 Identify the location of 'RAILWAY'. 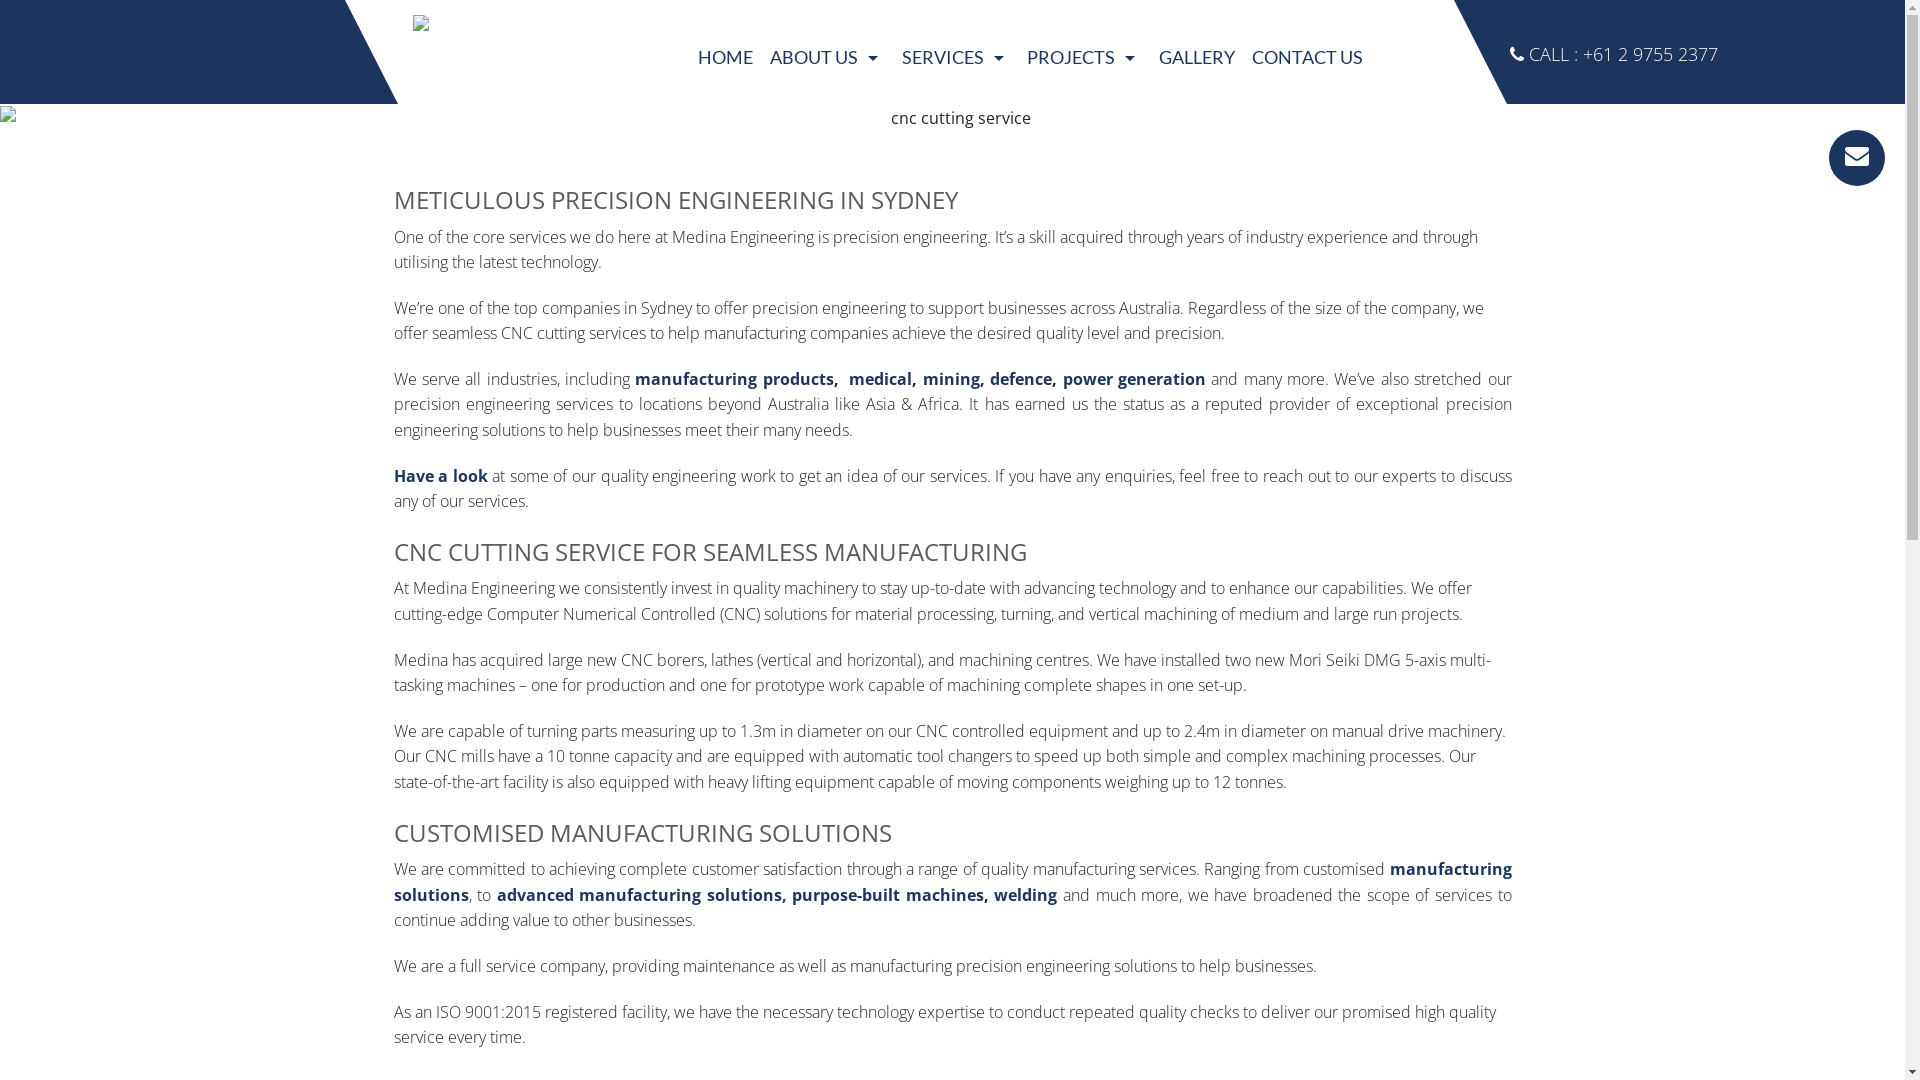
(1083, 342).